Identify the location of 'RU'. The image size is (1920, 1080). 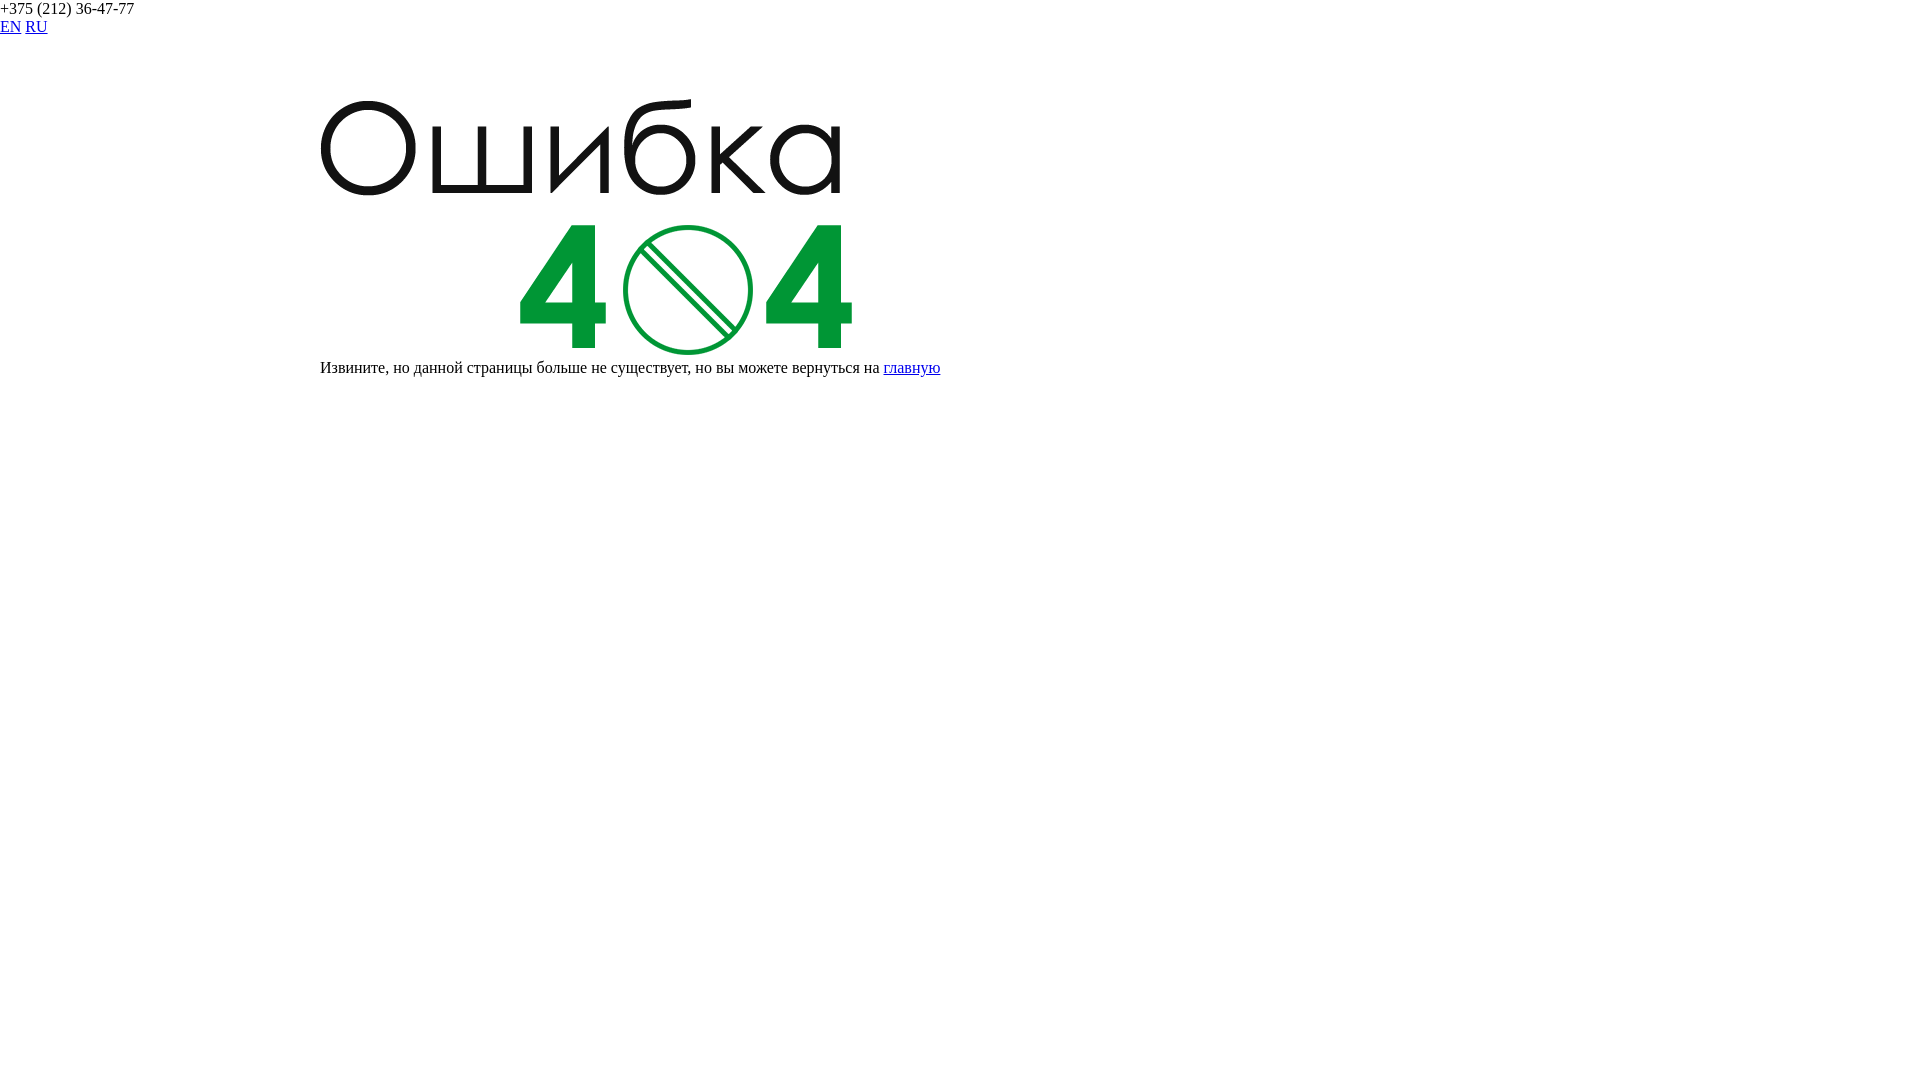
(35, 26).